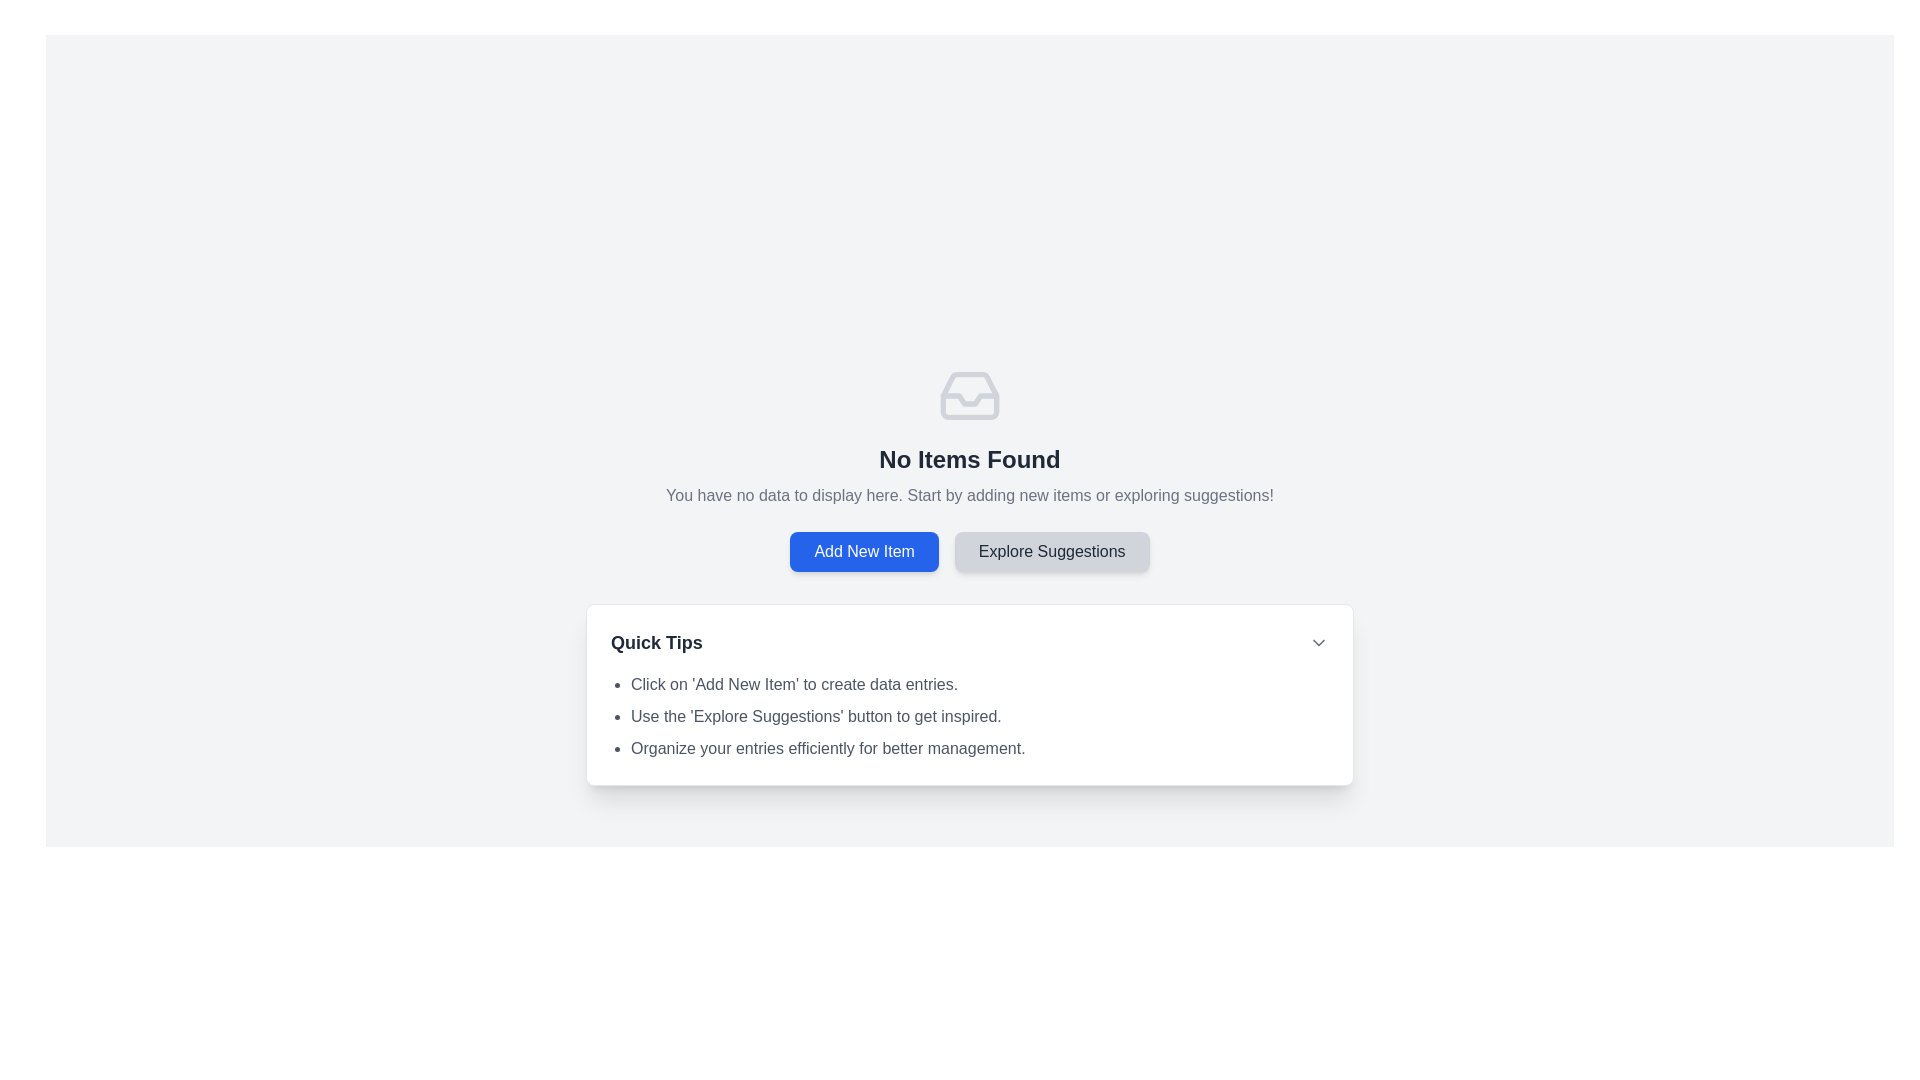 Image resolution: width=1920 pixels, height=1080 pixels. Describe the element at coordinates (969, 716) in the screenshot. I see `textual instructions provided in the Ordered list located in the 'Quick Tips' section, centered horizontally below the section header` at that location.